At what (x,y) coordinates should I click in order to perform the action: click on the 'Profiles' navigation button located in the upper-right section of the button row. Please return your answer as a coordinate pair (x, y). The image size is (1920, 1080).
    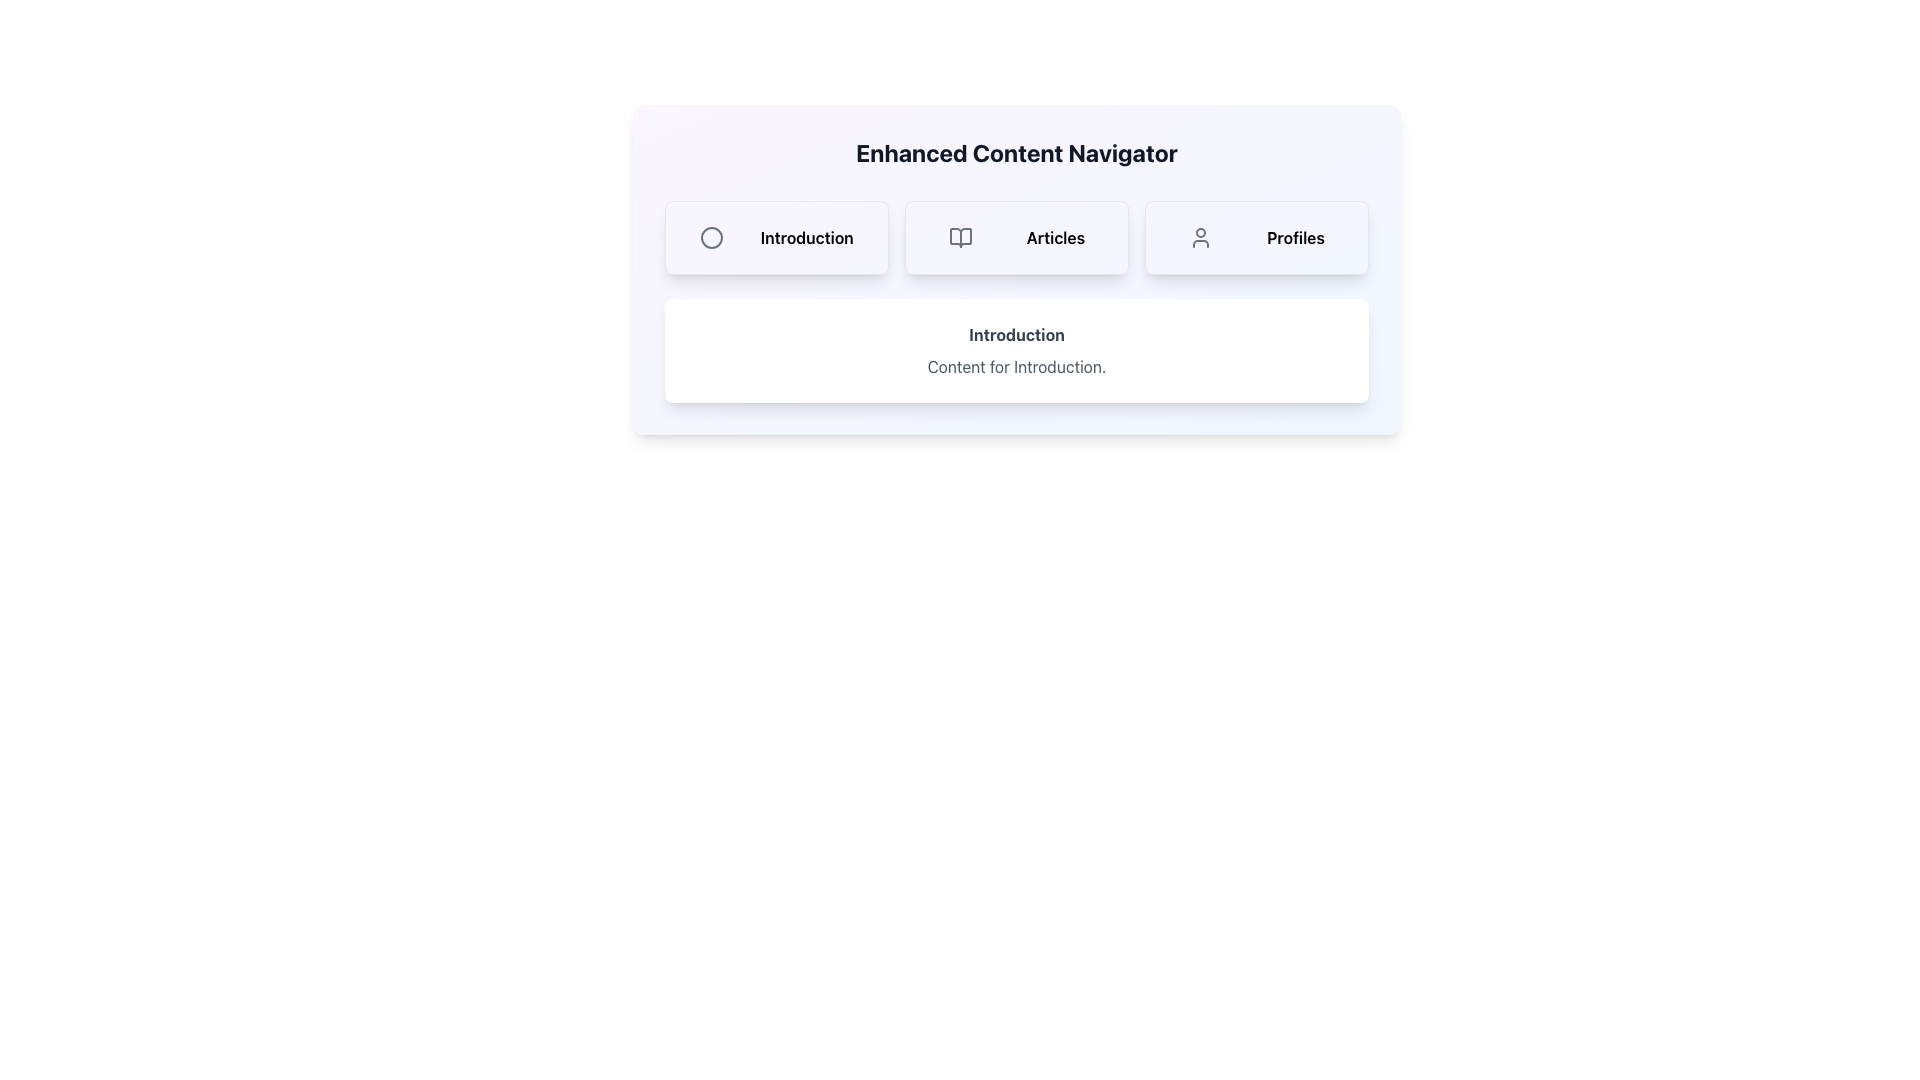
    Looking at the image, I should click on (1256, 237).